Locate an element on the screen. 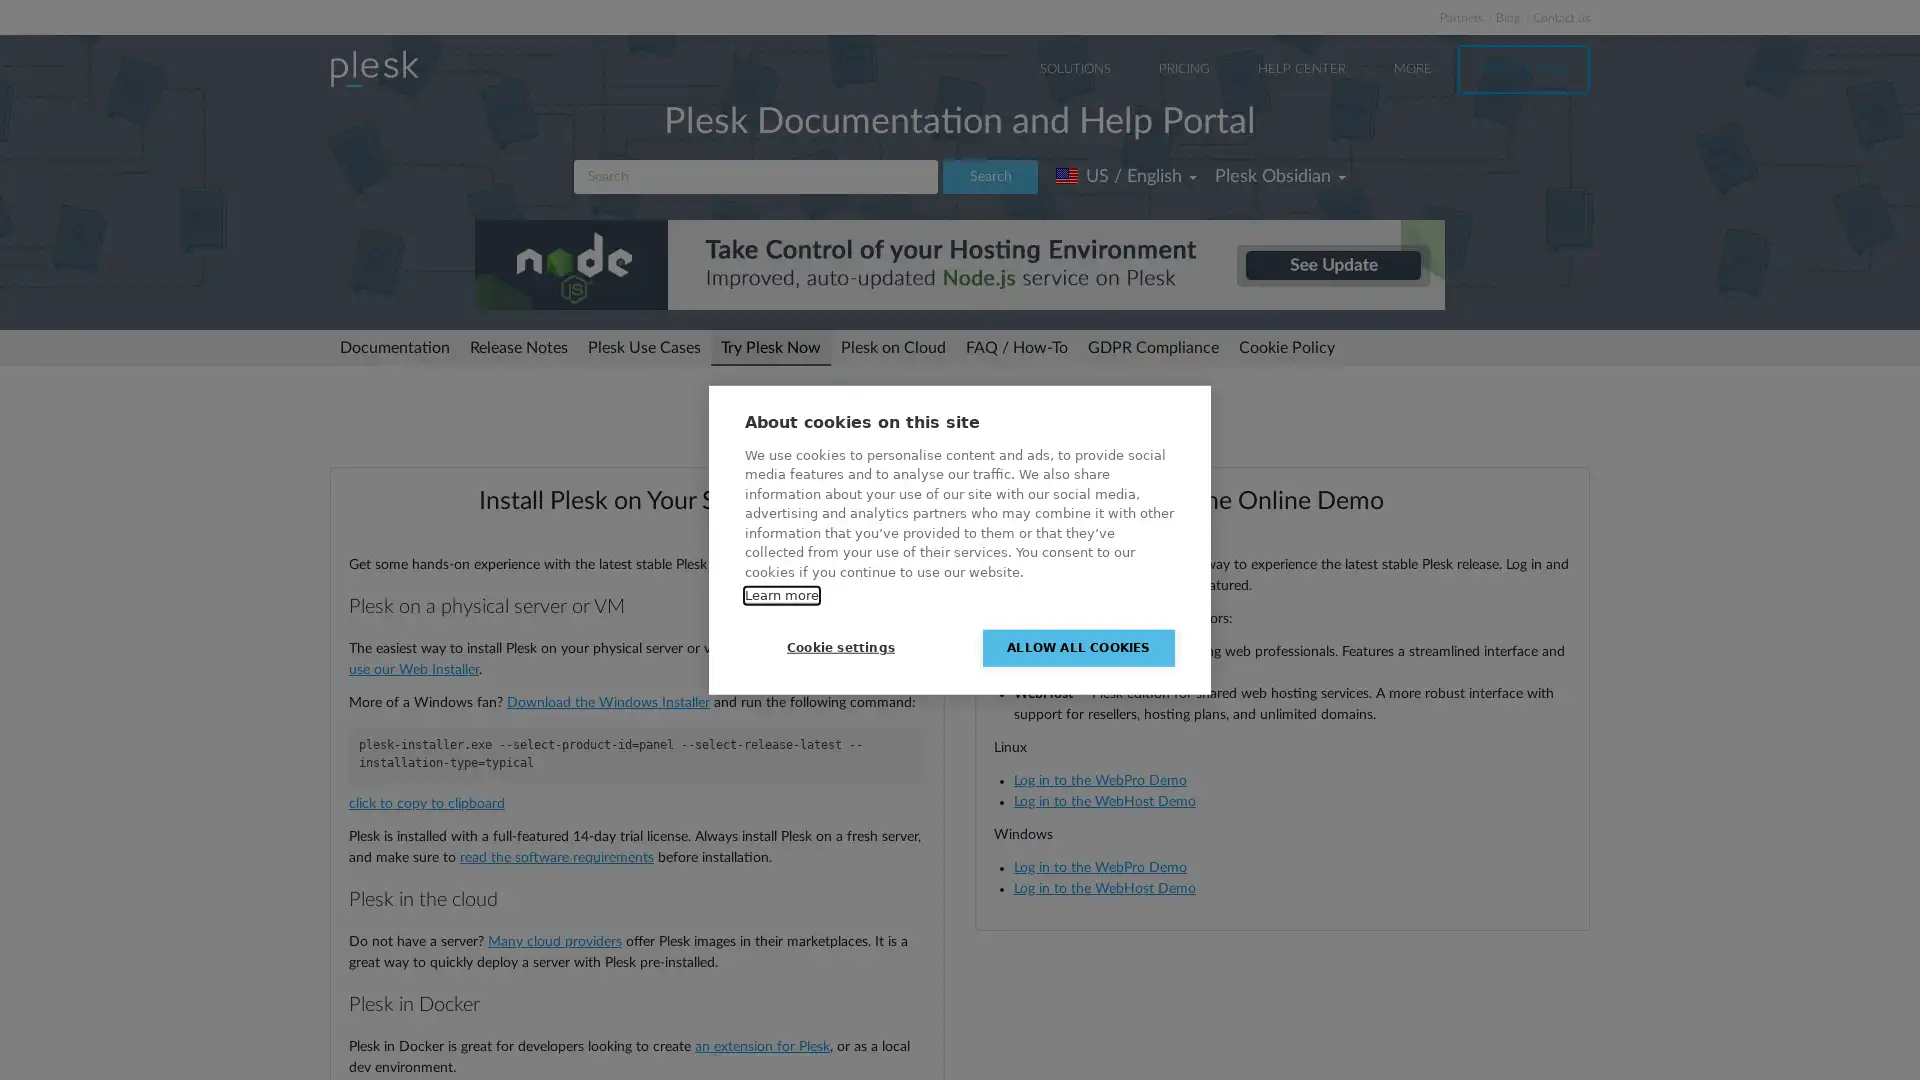 The height and width of the screenshot is (1080, 1920). Cookie settings is located at coordinates (840, 647).